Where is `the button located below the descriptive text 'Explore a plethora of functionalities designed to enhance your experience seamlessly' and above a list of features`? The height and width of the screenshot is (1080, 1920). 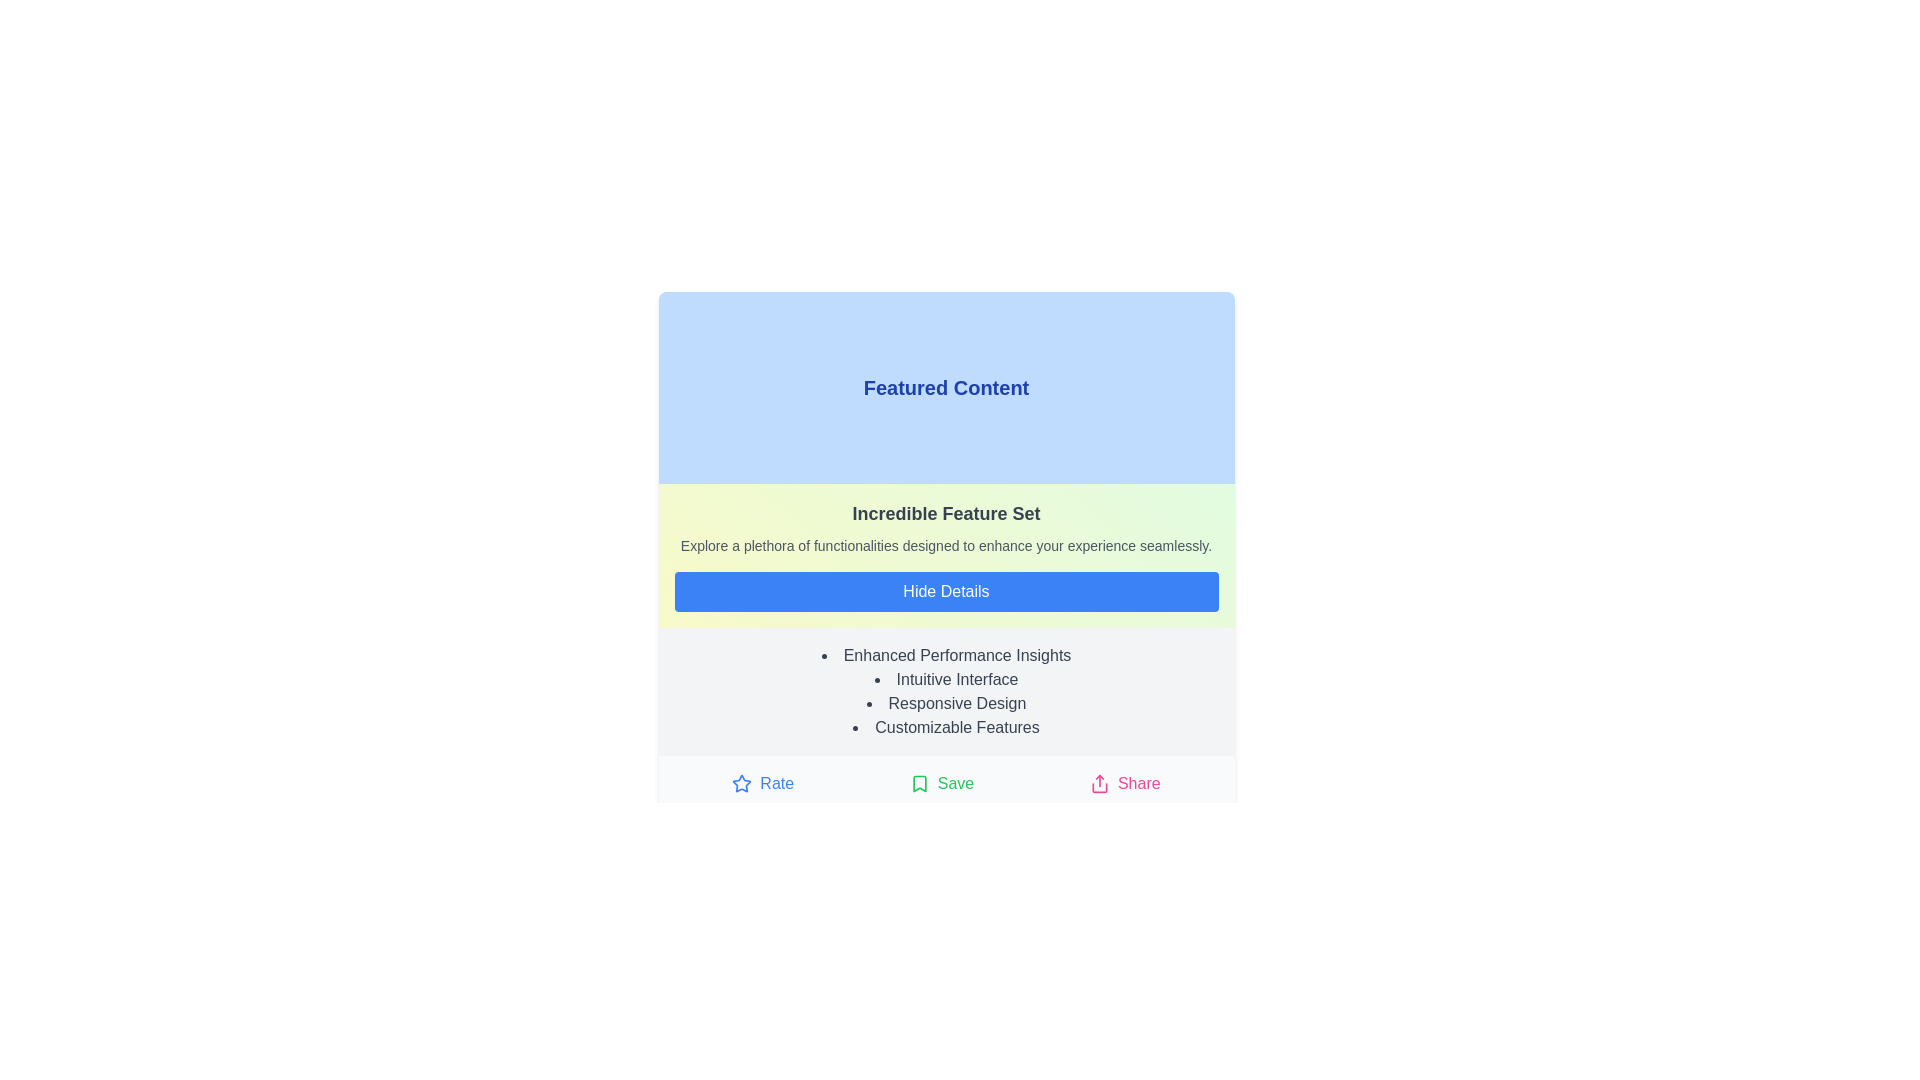 the button located below the descriptive text 'Explore a plethora of functionalities designed to enhance your experience seamlessly' and above a list of features is located at coordinates (945, 590).